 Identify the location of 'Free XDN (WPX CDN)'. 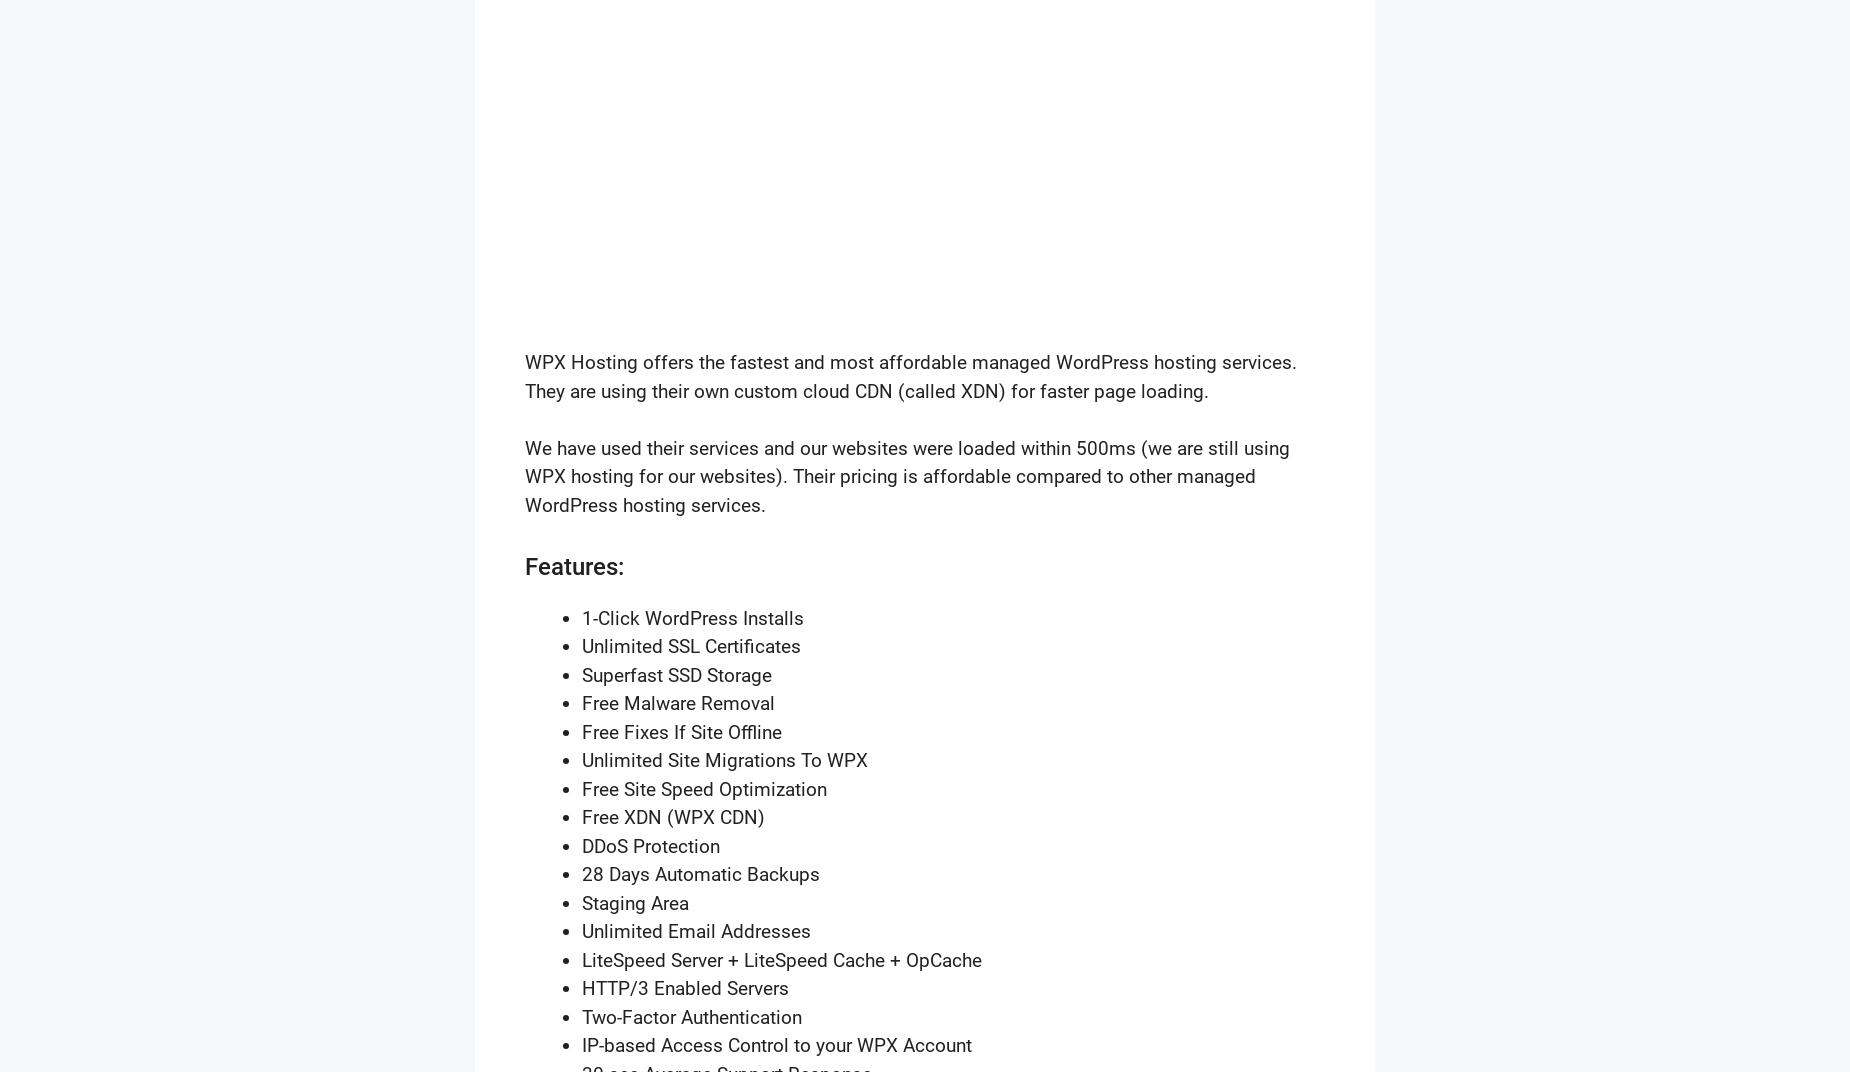
(673, 816).